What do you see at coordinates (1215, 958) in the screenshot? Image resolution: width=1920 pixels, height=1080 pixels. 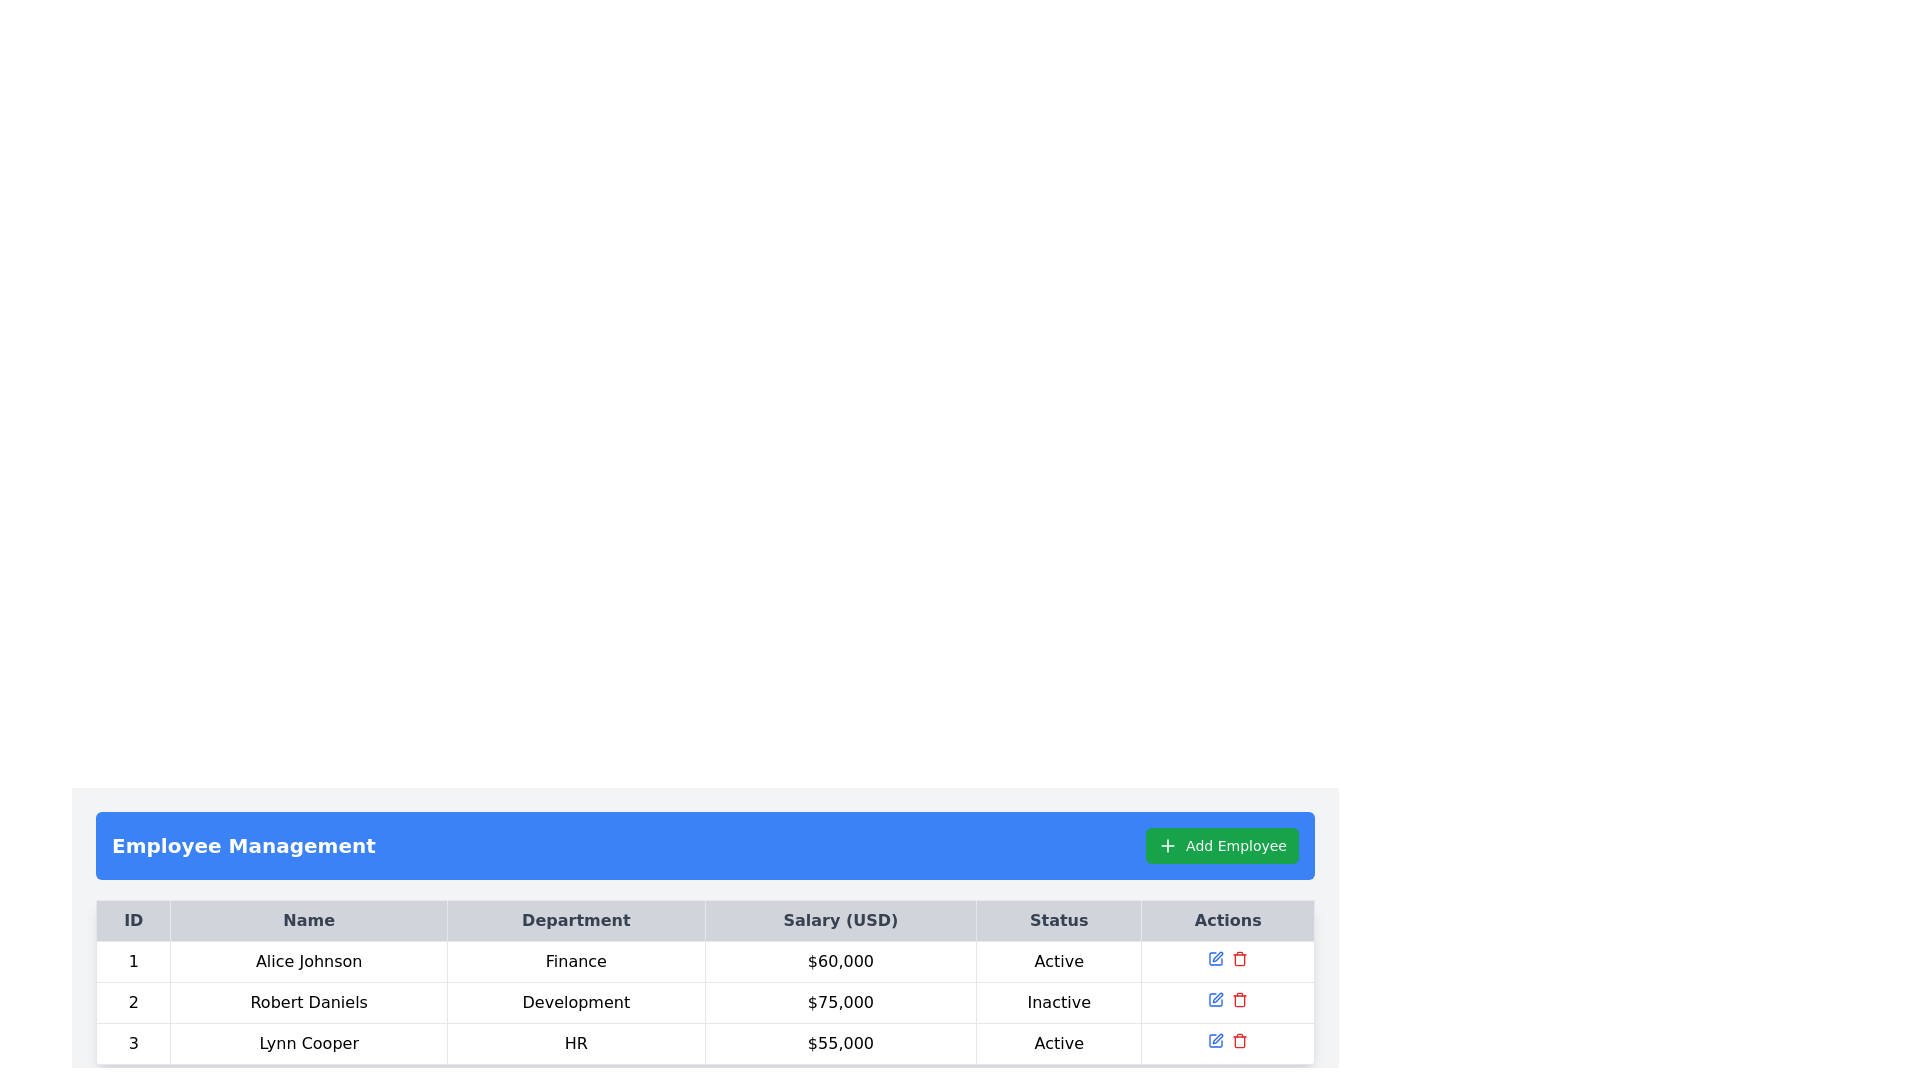 I see `the Icon Button in the 'Actions' column of the table corresponding to the first row for Alice Johnson to initiate edit` at bounding box center [1215, 958].